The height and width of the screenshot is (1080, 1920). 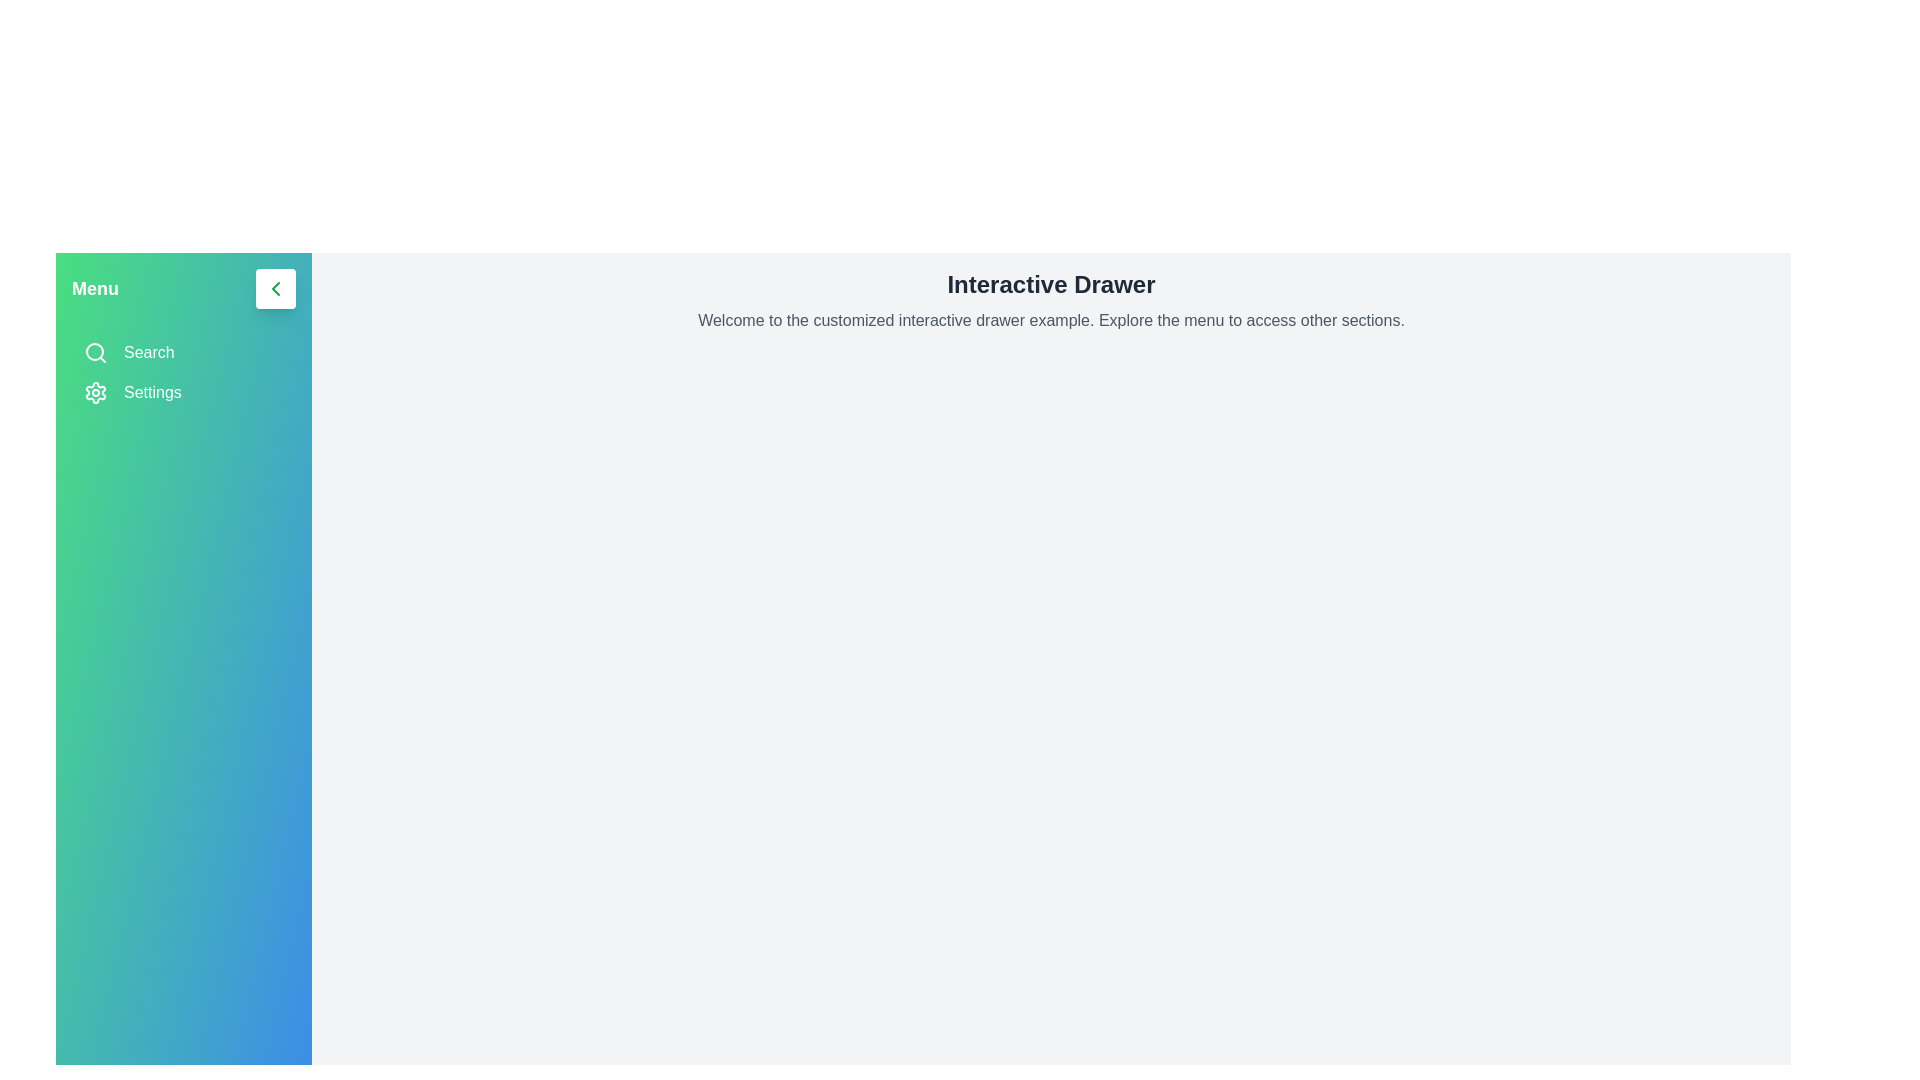 What do you see at coordinates (1050, 285) in the screenshot?
I see `the text 'Interactive Drawer'` at bounding box center [1050, 285].